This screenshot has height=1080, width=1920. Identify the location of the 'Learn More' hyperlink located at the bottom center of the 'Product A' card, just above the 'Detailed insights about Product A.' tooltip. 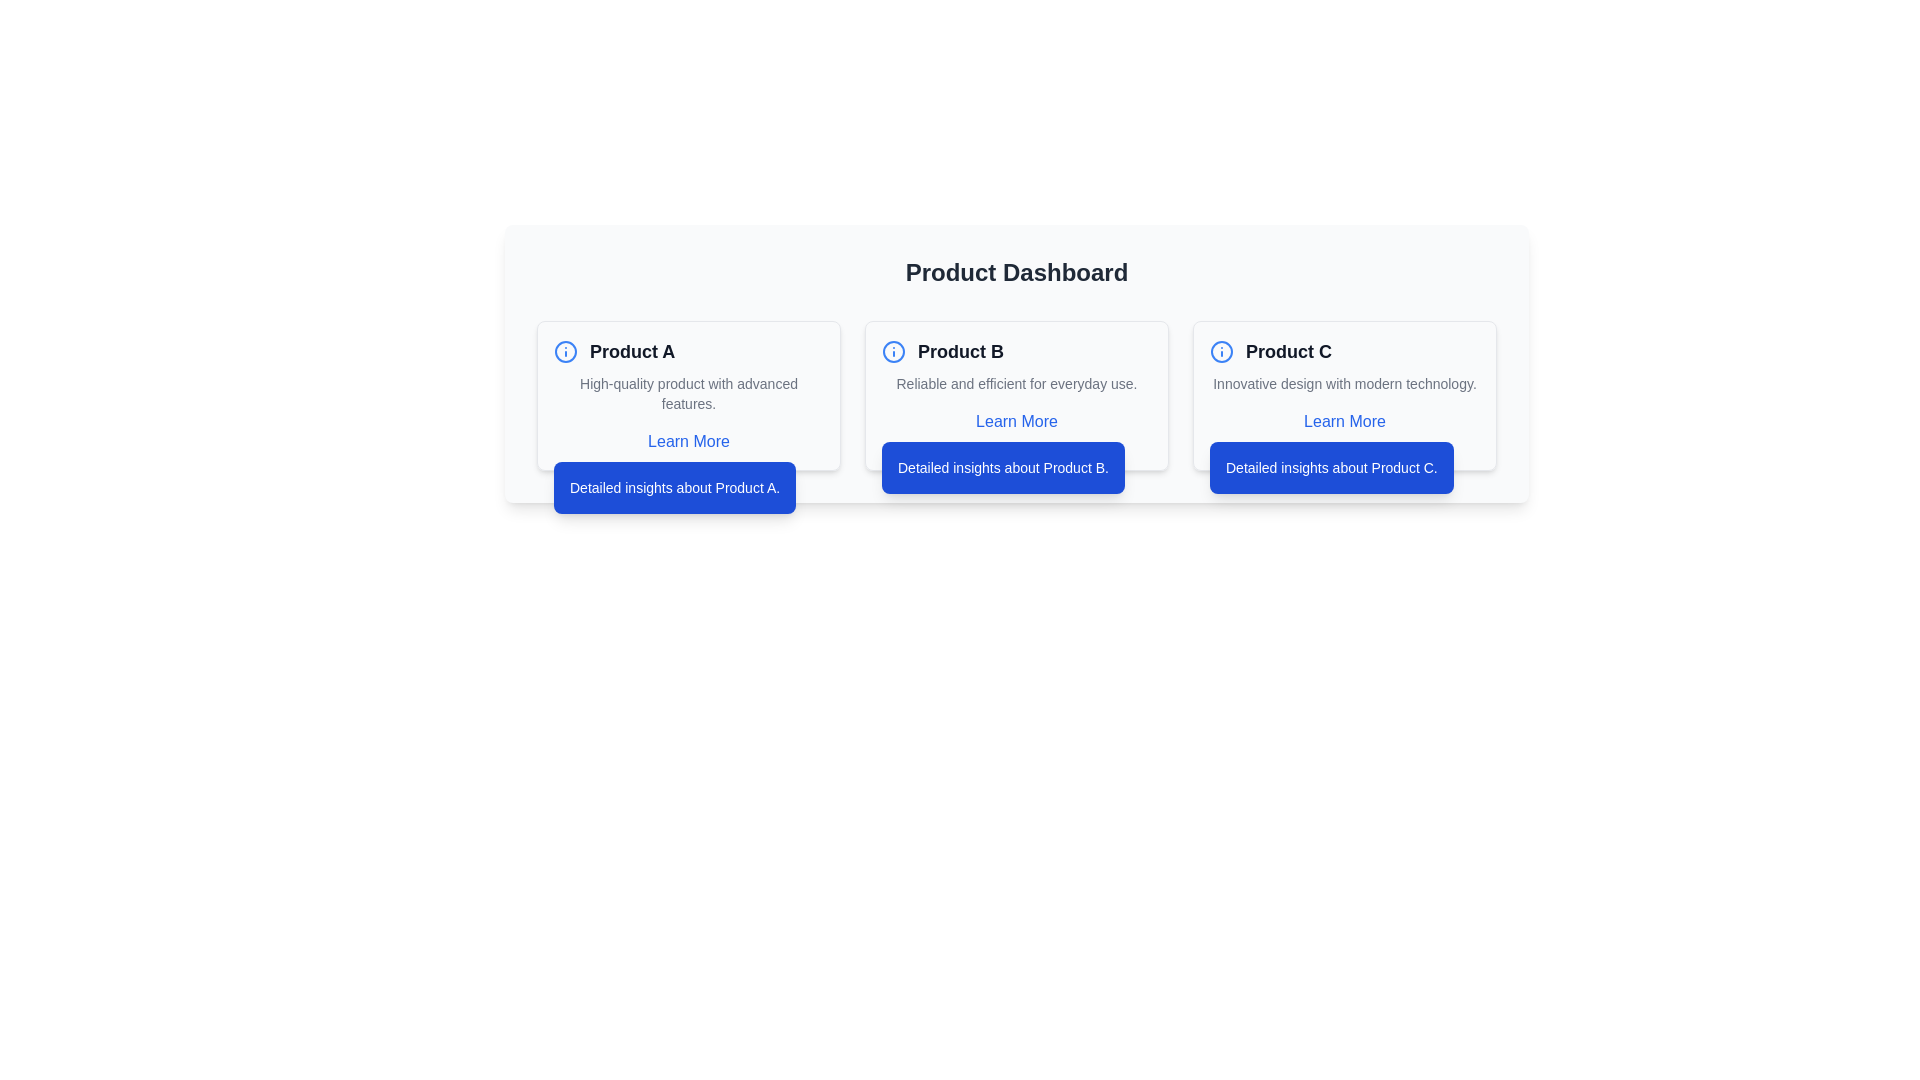
(688, 441).